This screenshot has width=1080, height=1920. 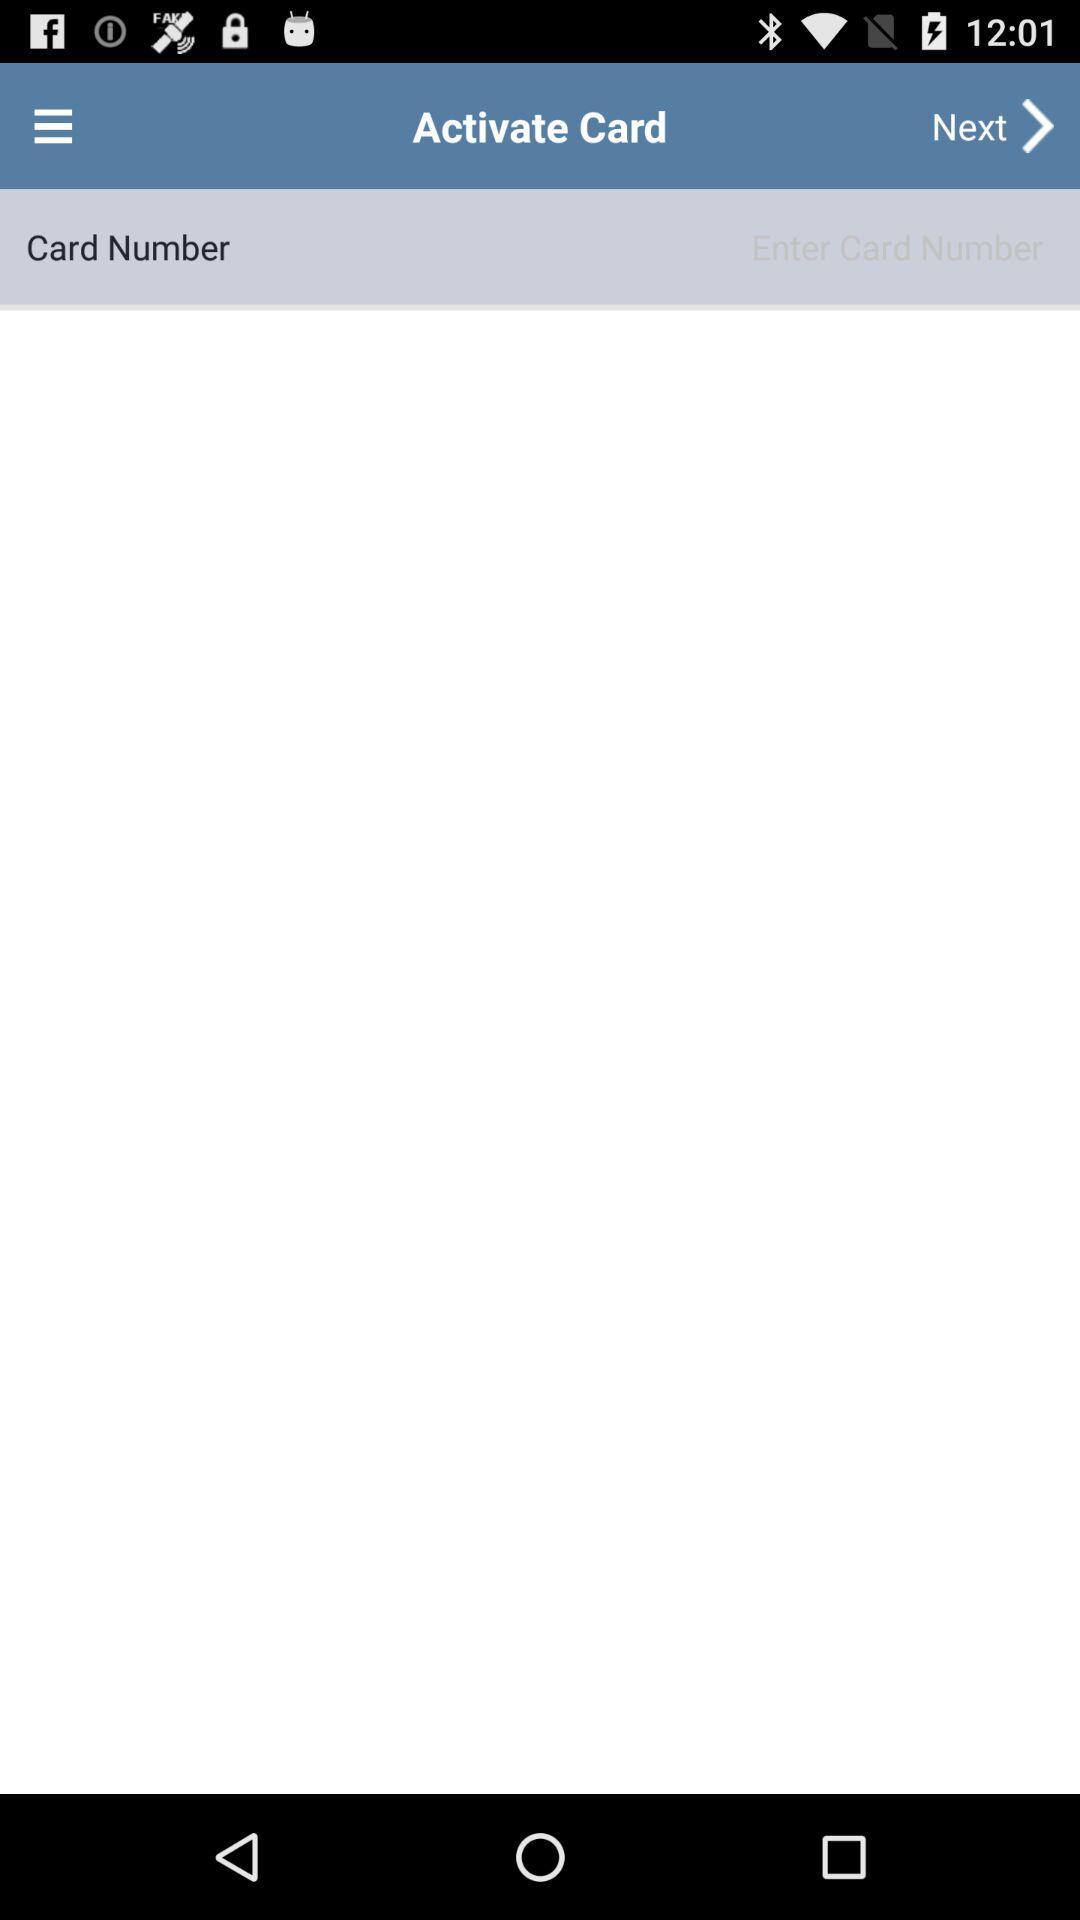 What do you see at coordinates (52, 124) in the screenshot?
I see `app to the left of activate card app` at bounding box center [52, 124].